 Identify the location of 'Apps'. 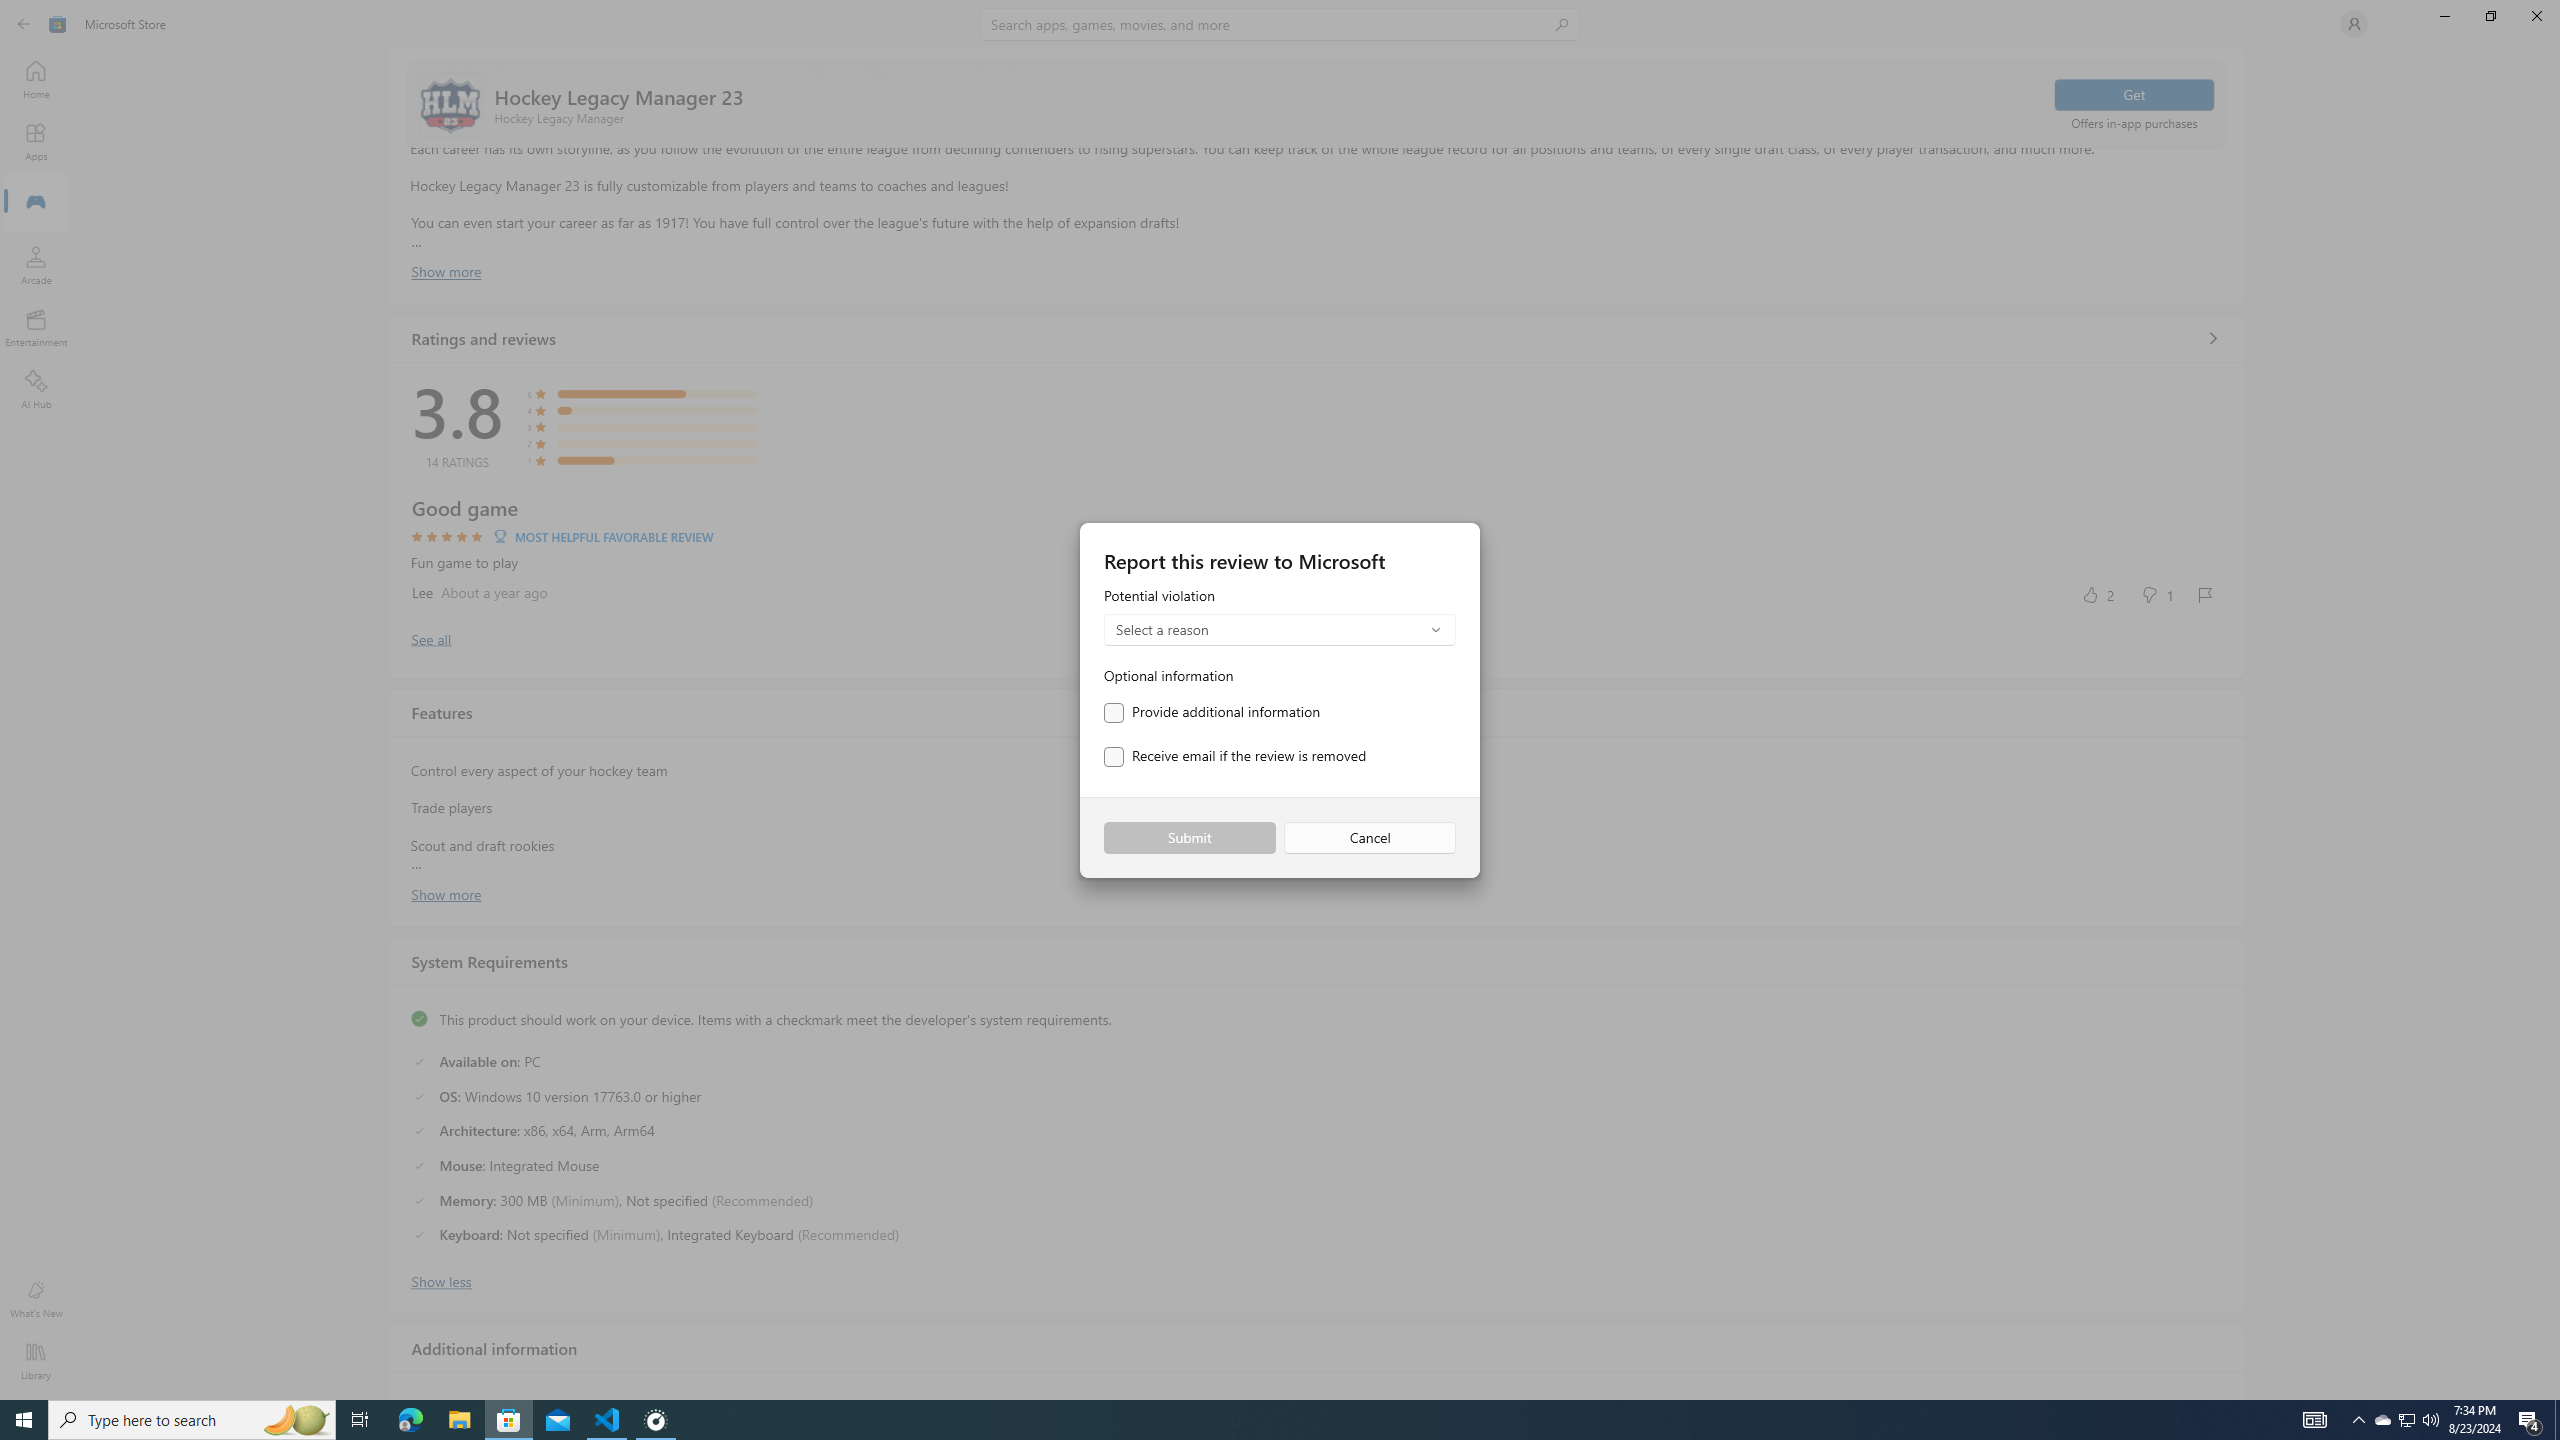
(34, 141).